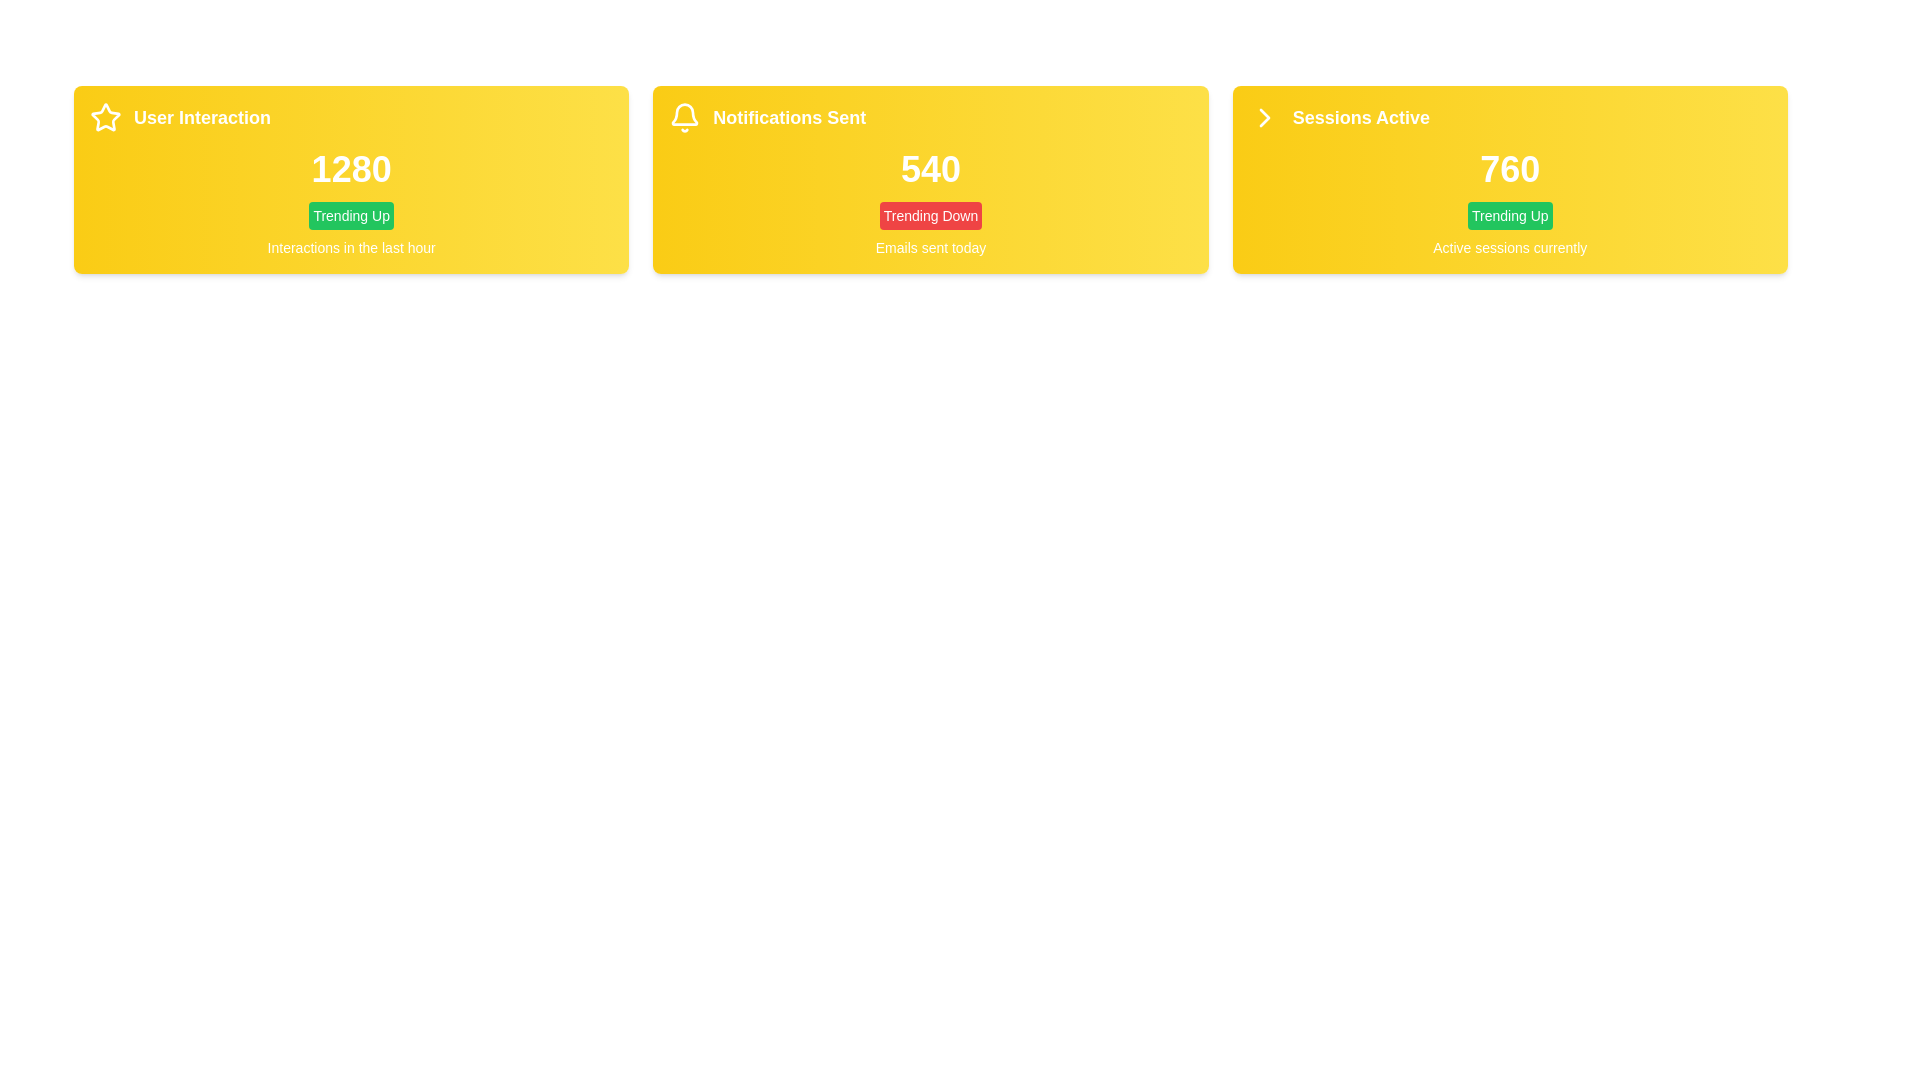  What do you see at coordinates (930, 216) in the screenshot?
I see `the label indicating the downward trend for 'Notifications Sent', located below the numeric label '540' and above 'Emails sent today' within the yellow card` at bounding box center [930, 216].